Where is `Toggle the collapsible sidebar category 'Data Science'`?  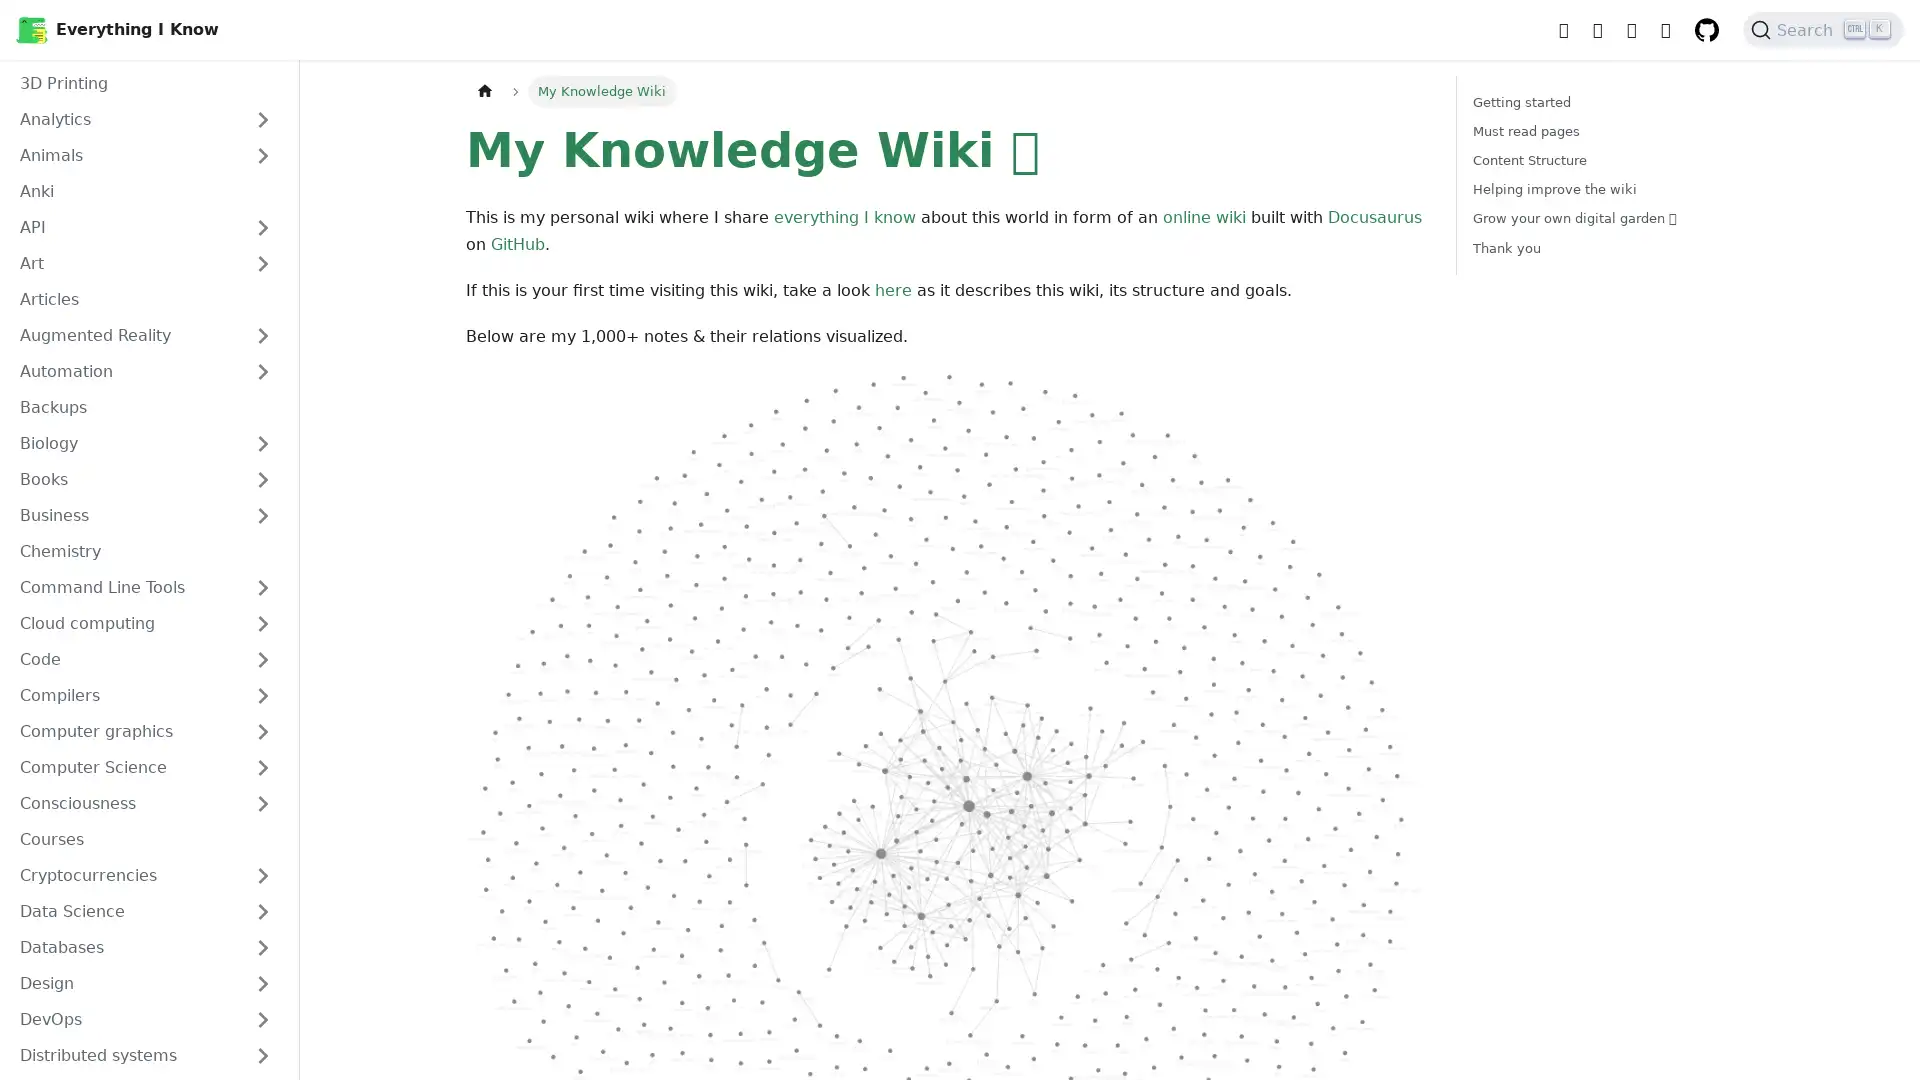
Toggle the collapsible sidebar category 'Data Science' is located at coordinates (262, 911).